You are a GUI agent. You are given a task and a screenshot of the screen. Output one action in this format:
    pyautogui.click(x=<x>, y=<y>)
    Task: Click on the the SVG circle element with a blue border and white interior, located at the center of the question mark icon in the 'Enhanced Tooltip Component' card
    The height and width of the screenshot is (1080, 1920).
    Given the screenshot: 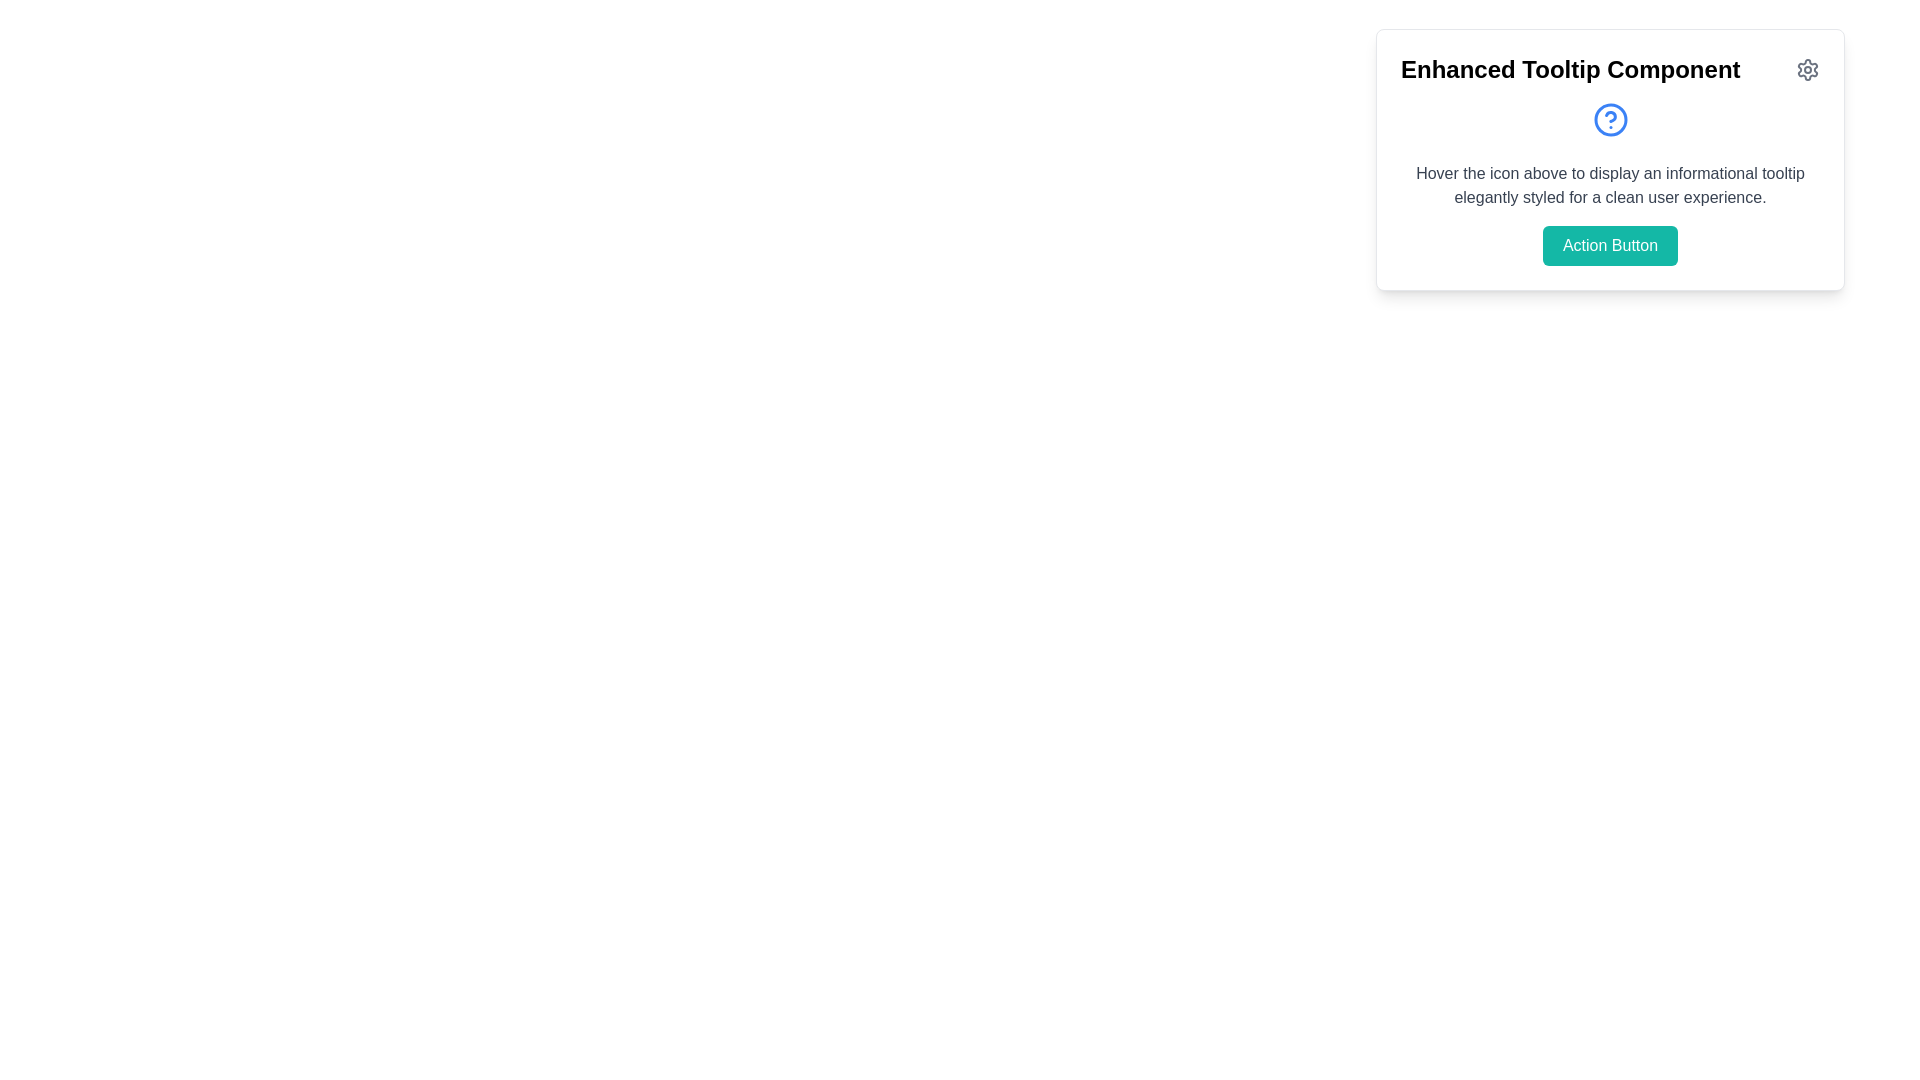 What is the action you would take?
    pyautogui.click(x=1610, y=119)
    